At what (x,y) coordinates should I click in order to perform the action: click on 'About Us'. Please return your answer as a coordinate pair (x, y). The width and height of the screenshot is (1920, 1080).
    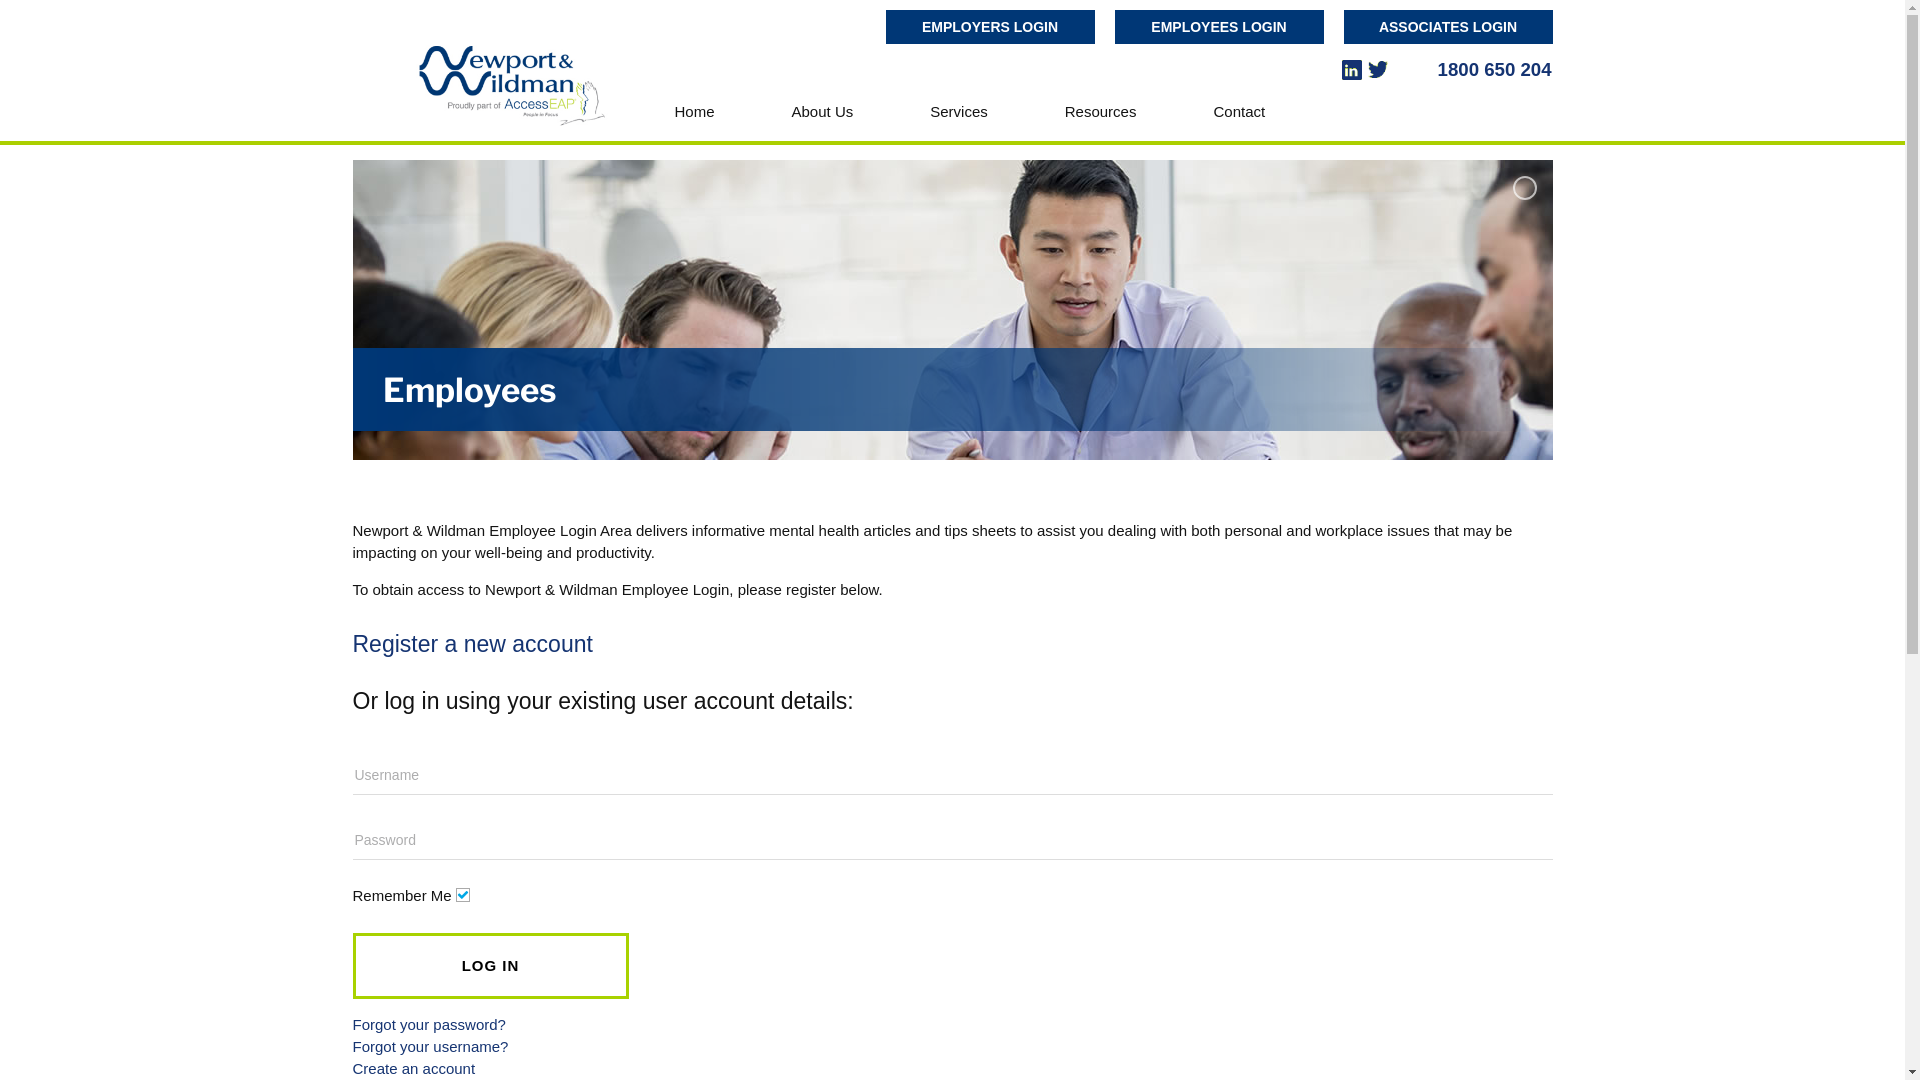
    Looking at the image, I should click on (766, 111).